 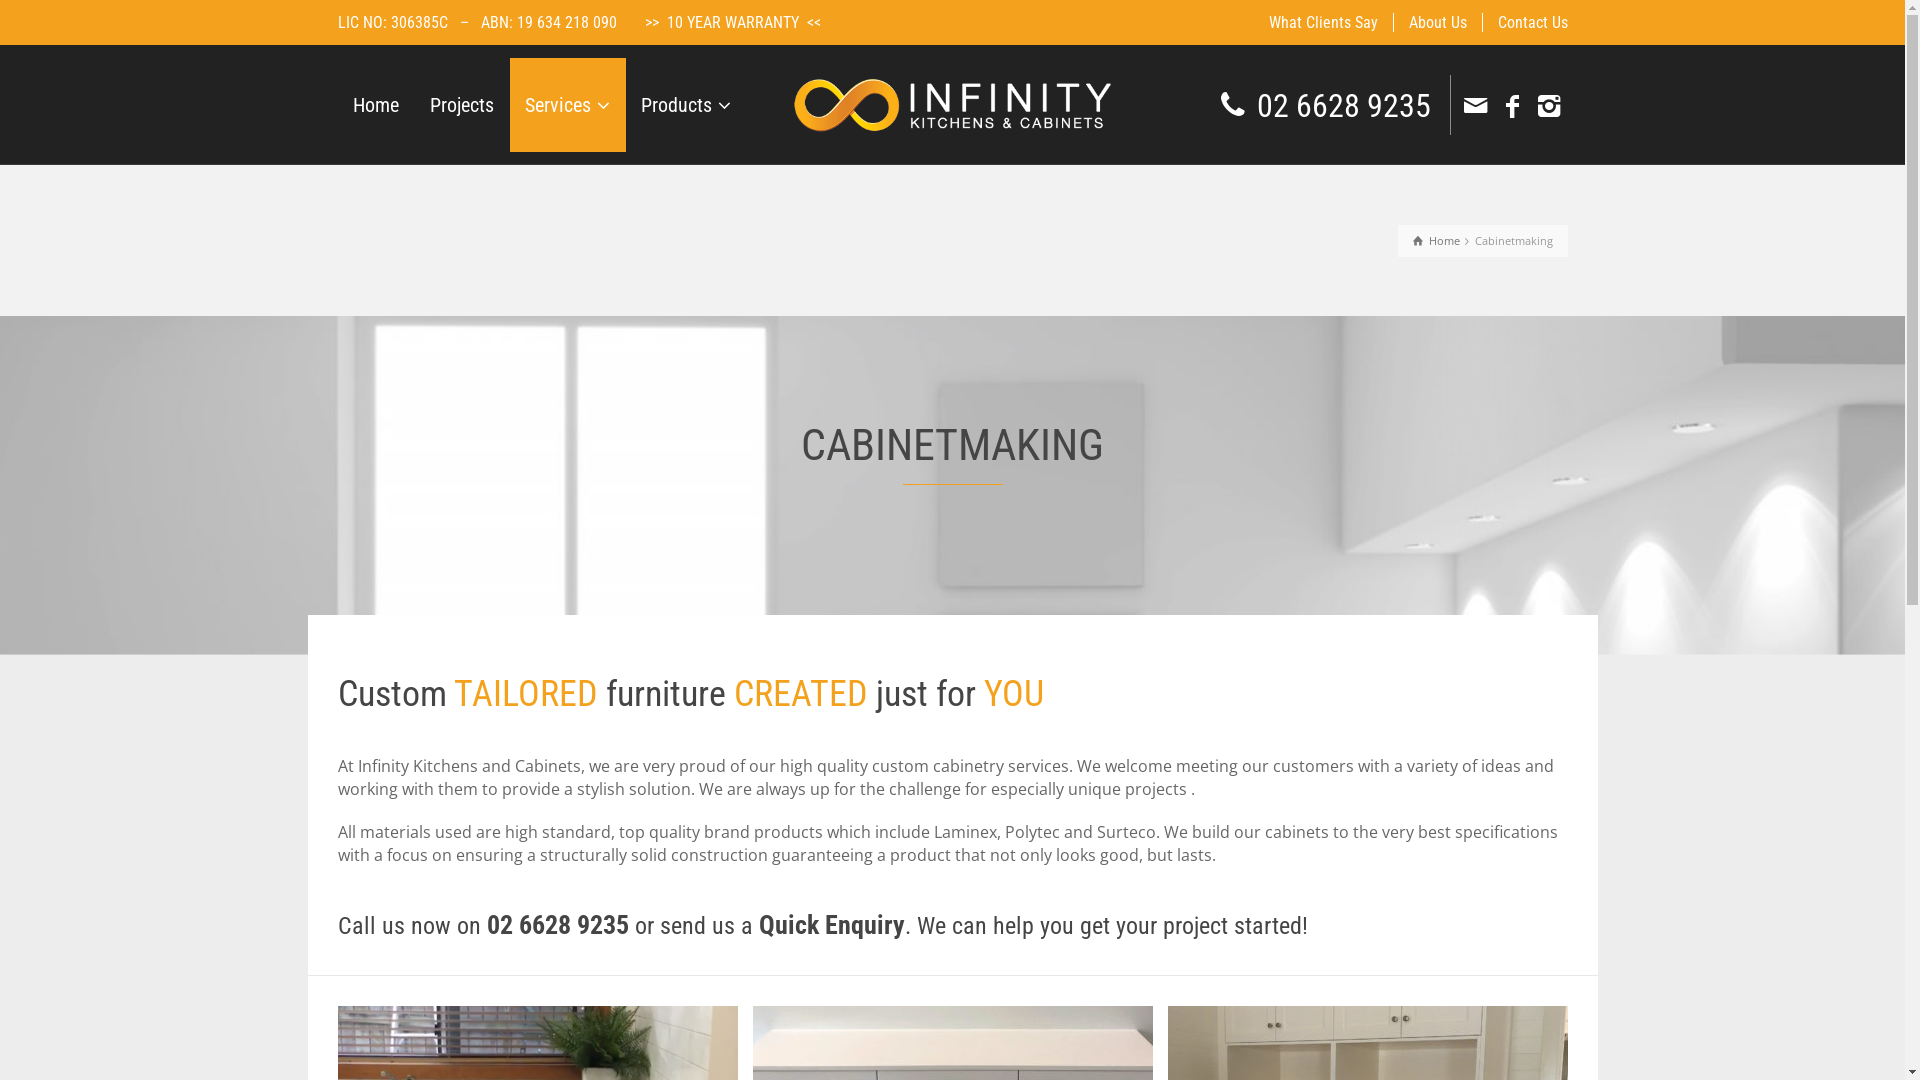 What do you see at coordinates (1477, 105) in the screenshot?
I see `'Email'` at bounding box center [1477, 105].